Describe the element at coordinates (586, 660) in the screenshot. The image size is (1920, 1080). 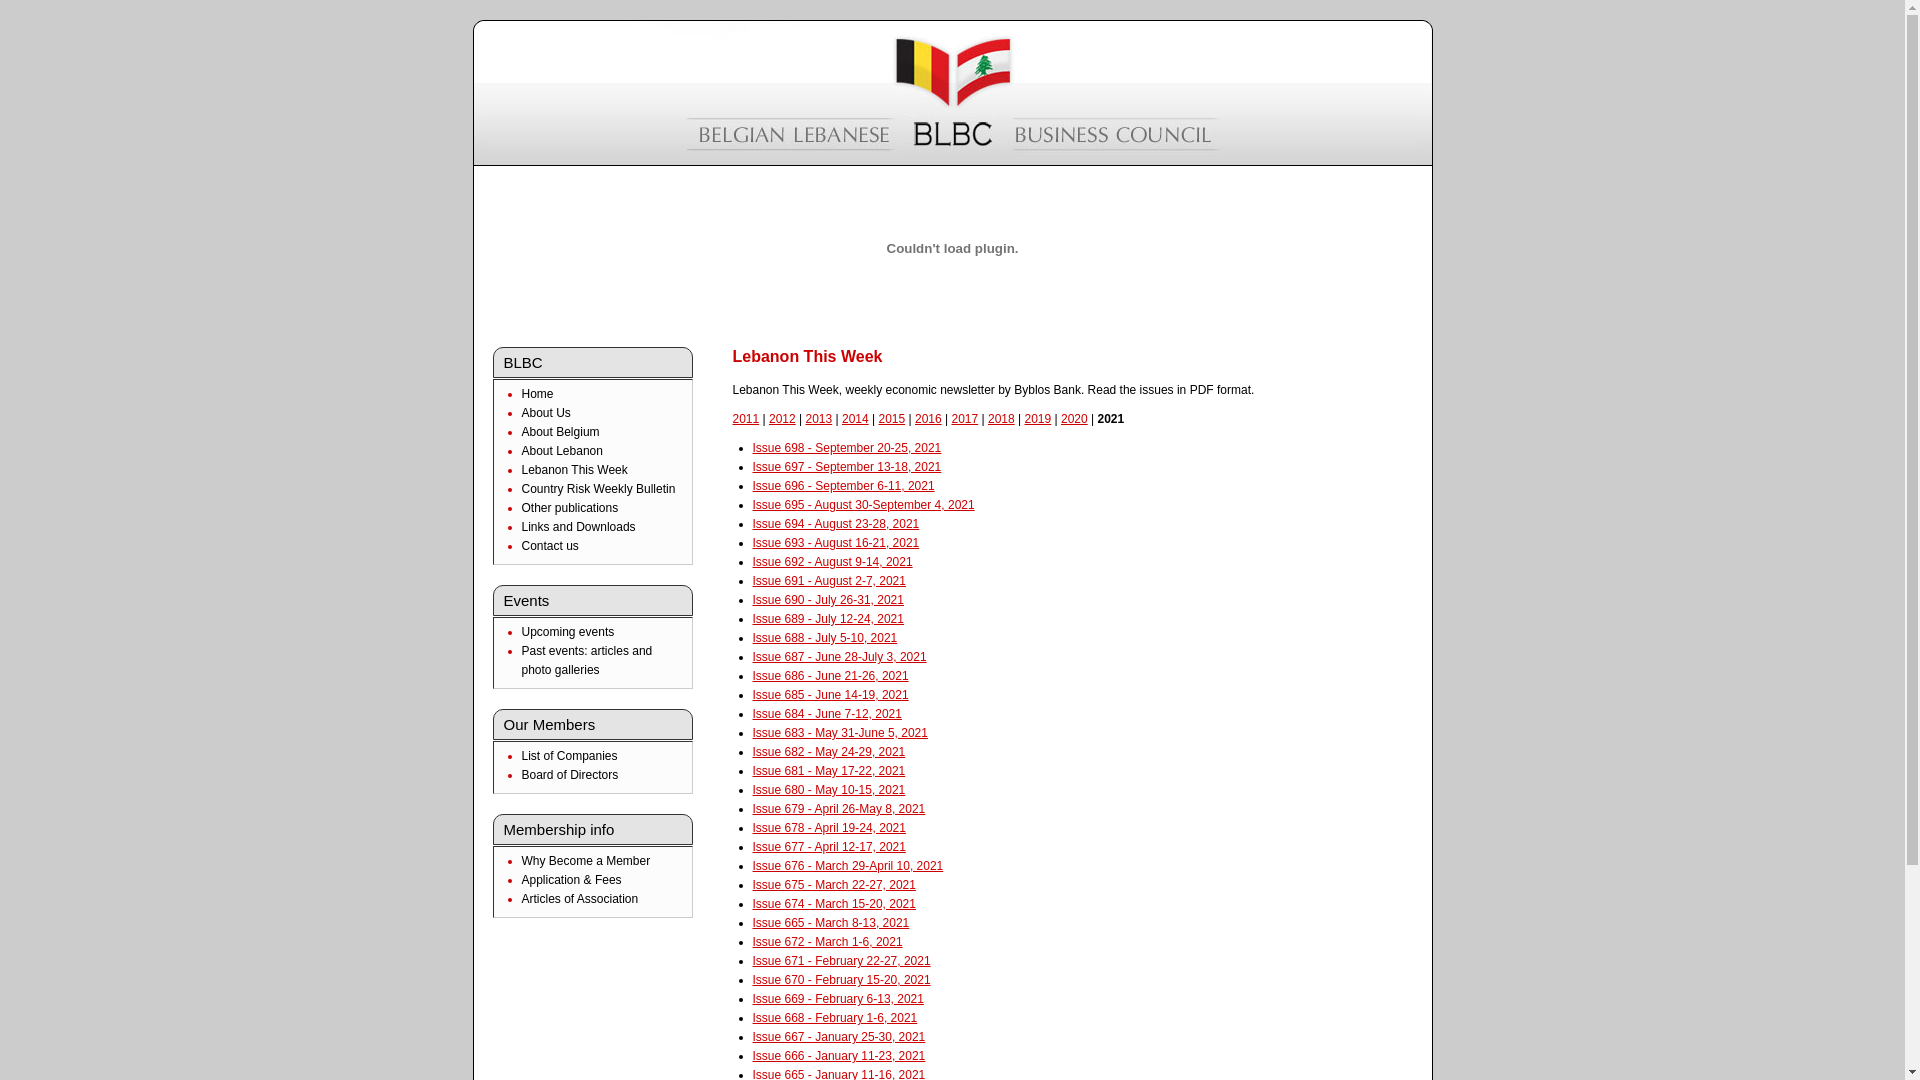
I see `'Past events: articles and photo galleries'` at that location.